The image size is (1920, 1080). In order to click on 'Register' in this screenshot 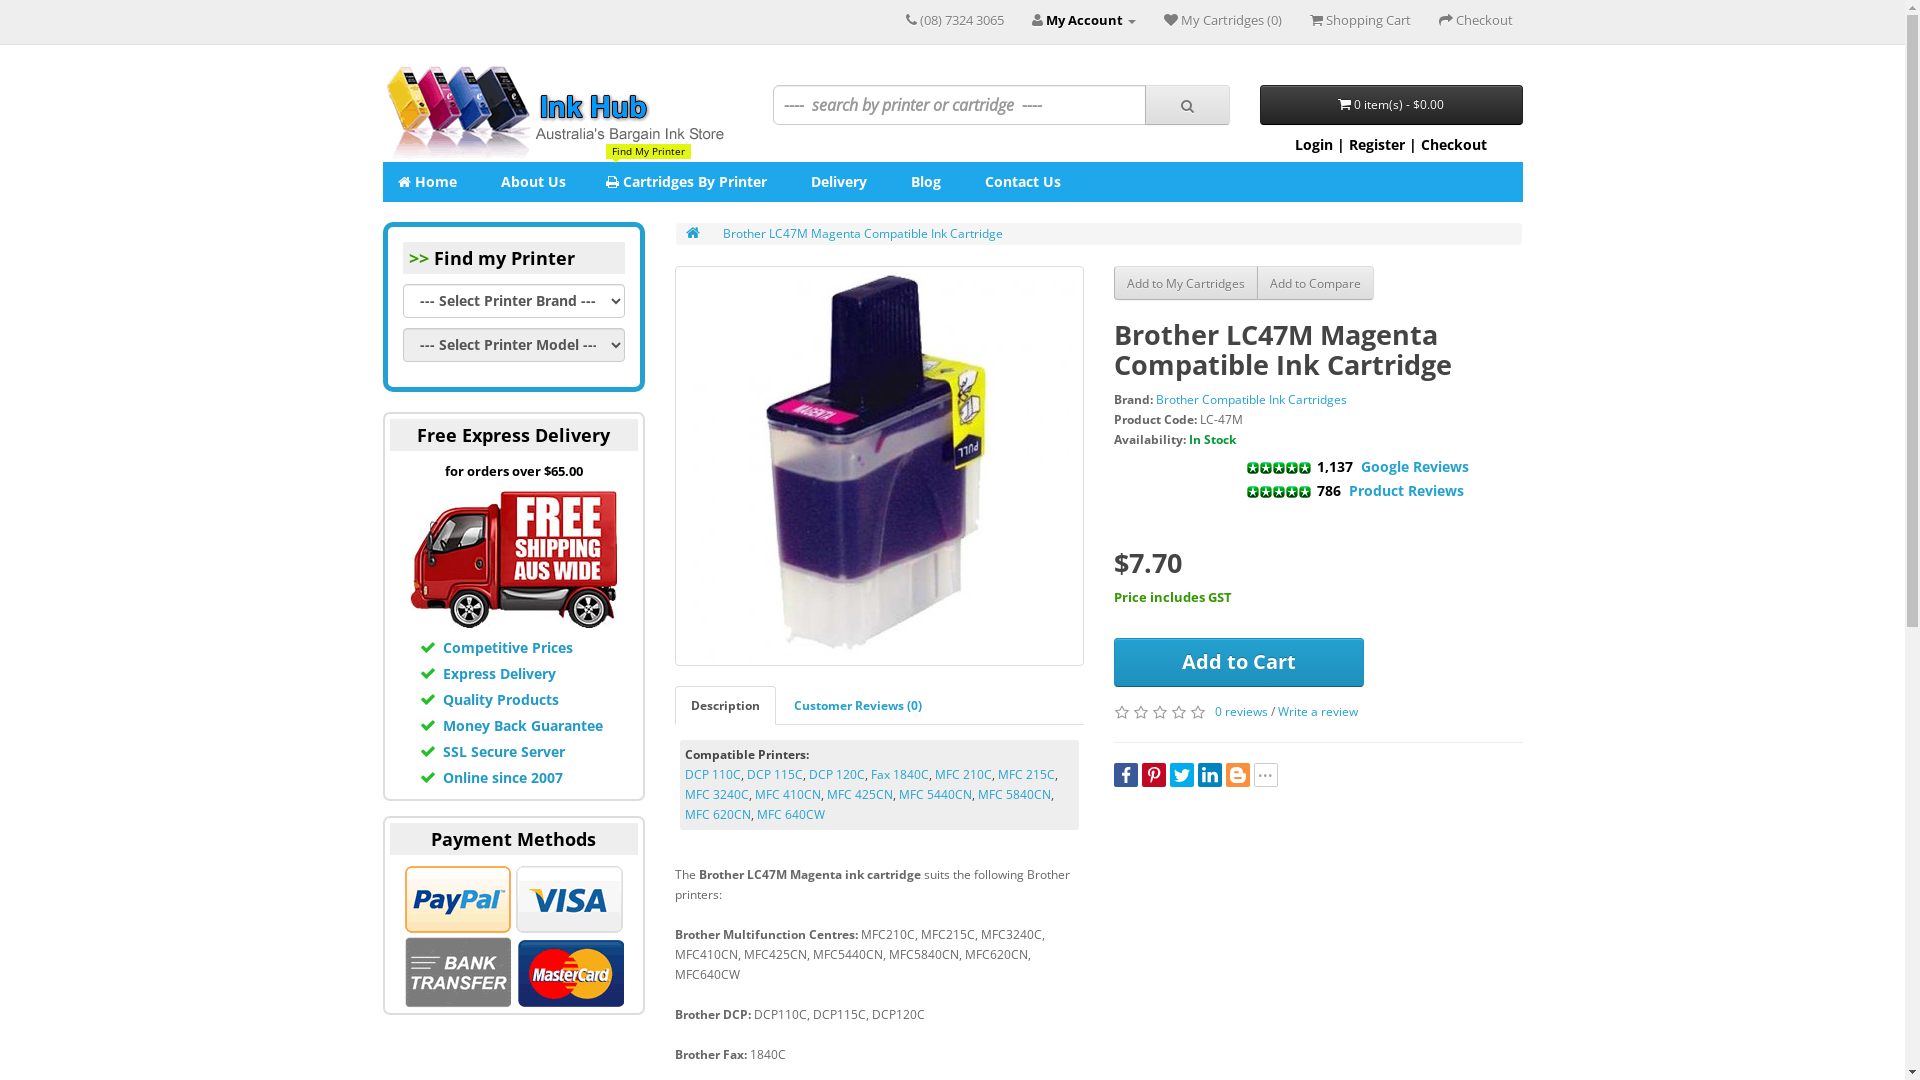, I will do `click(1348, 143)`.